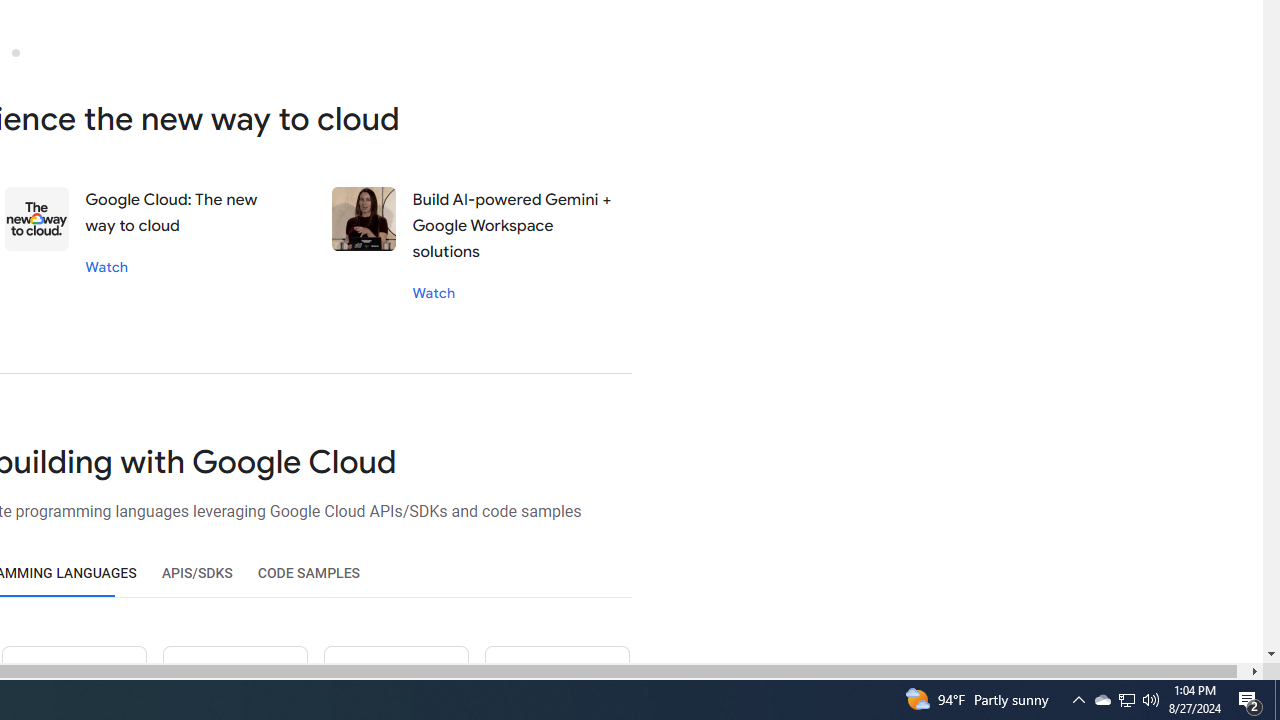 This screenshot has width=1280, height=720. Describe the element at coordinates (15, 51) in the screenshot. I see `'Slide 3'` at that location.